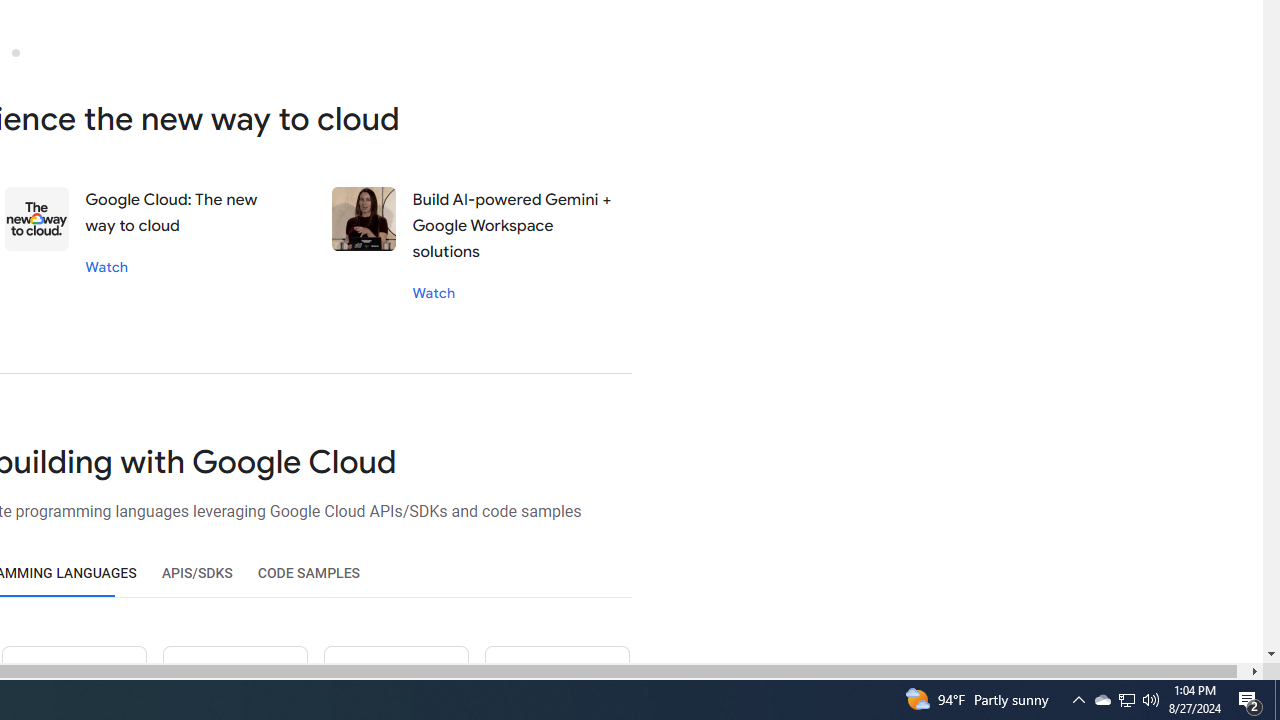 This screenshot has width=1280, height=720. Describe the element at coordinates (15, 51) in the screenshot. I see `'Slide 3'` at that location.